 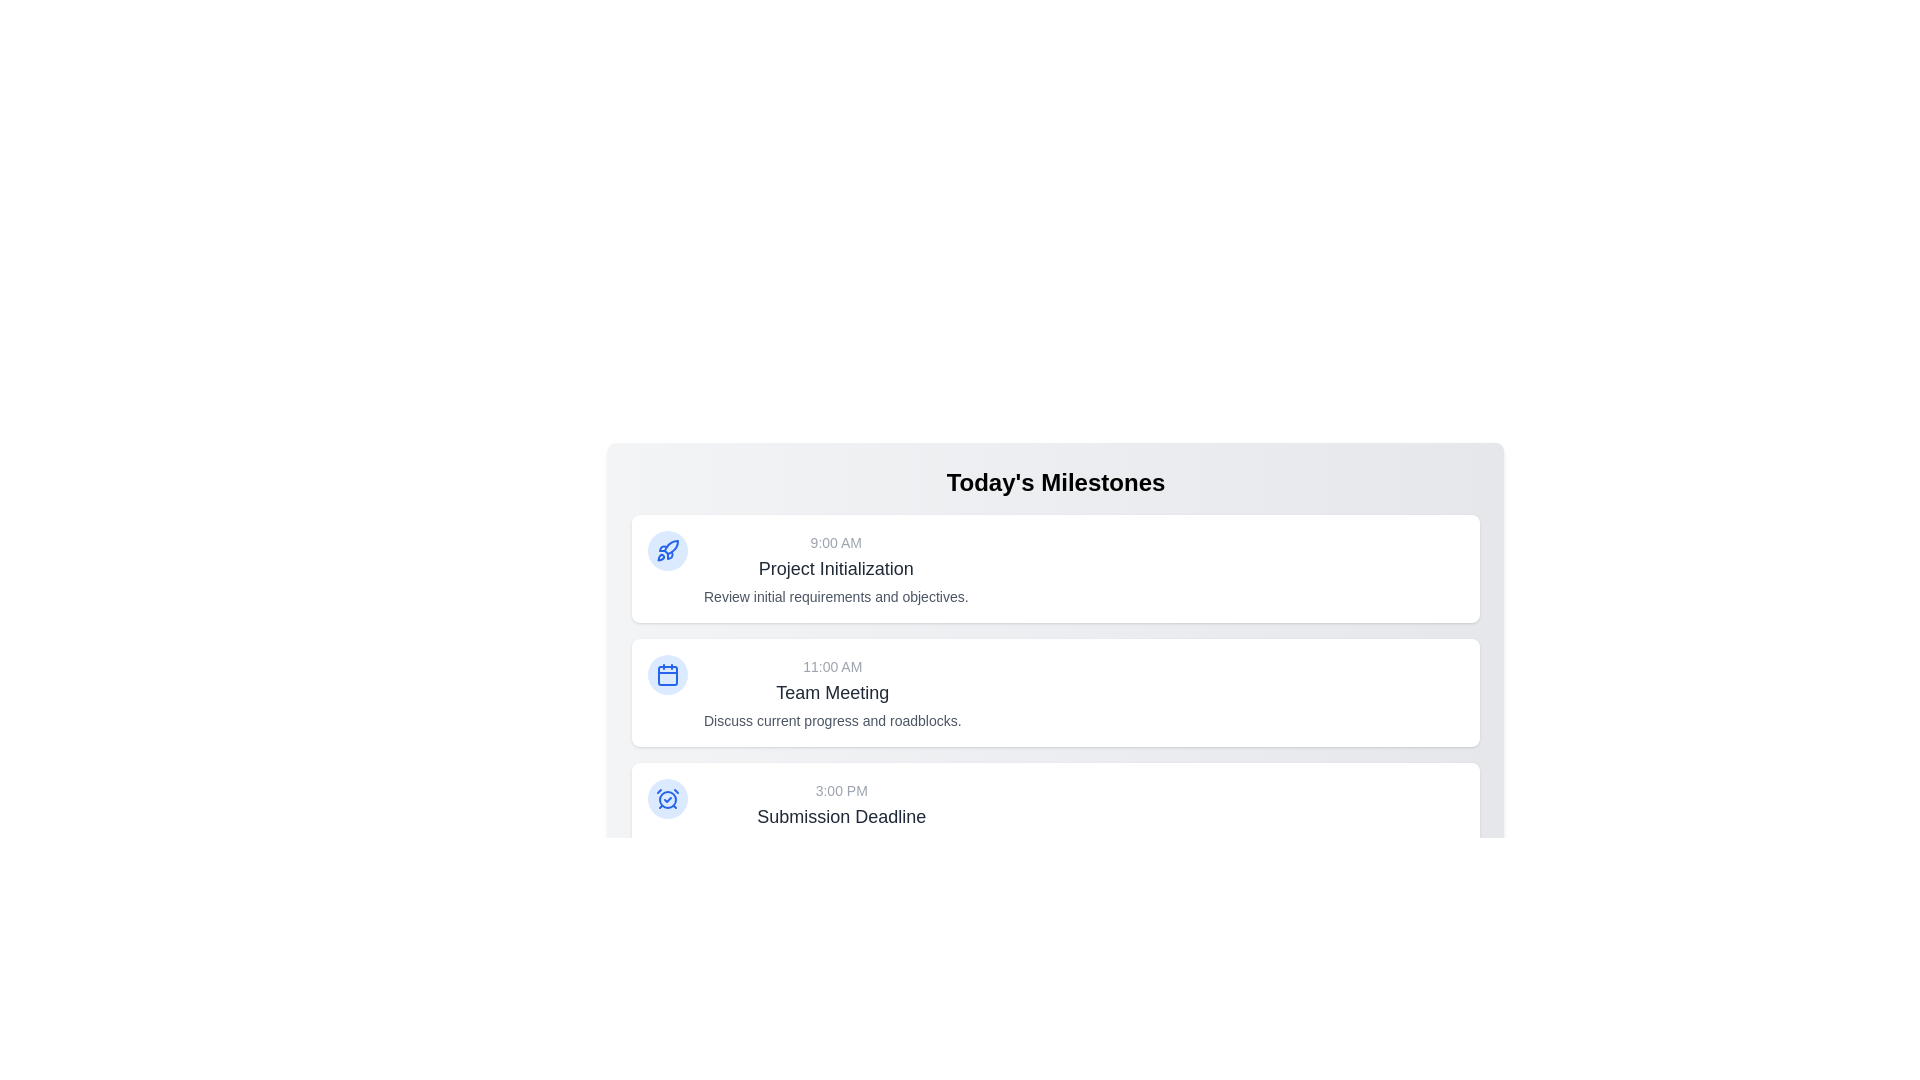 What do you see at coordinates (667, 797) in the screenshot?
I see `the 'Submission Deadline' milestone icon at 3:00 PM, which features an alarm clock and check mark design, located in the lower section of the milestone list` at bounding box center [667, 797].